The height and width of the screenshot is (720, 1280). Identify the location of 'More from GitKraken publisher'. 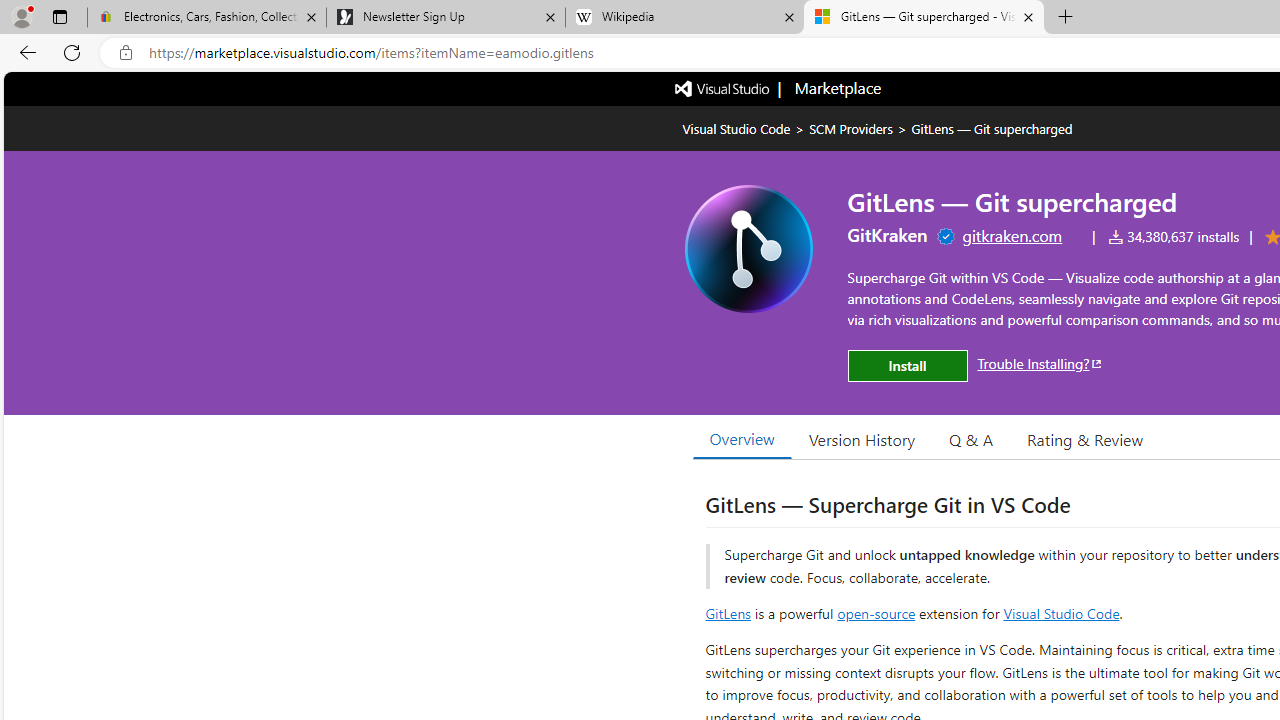
(886, 234).